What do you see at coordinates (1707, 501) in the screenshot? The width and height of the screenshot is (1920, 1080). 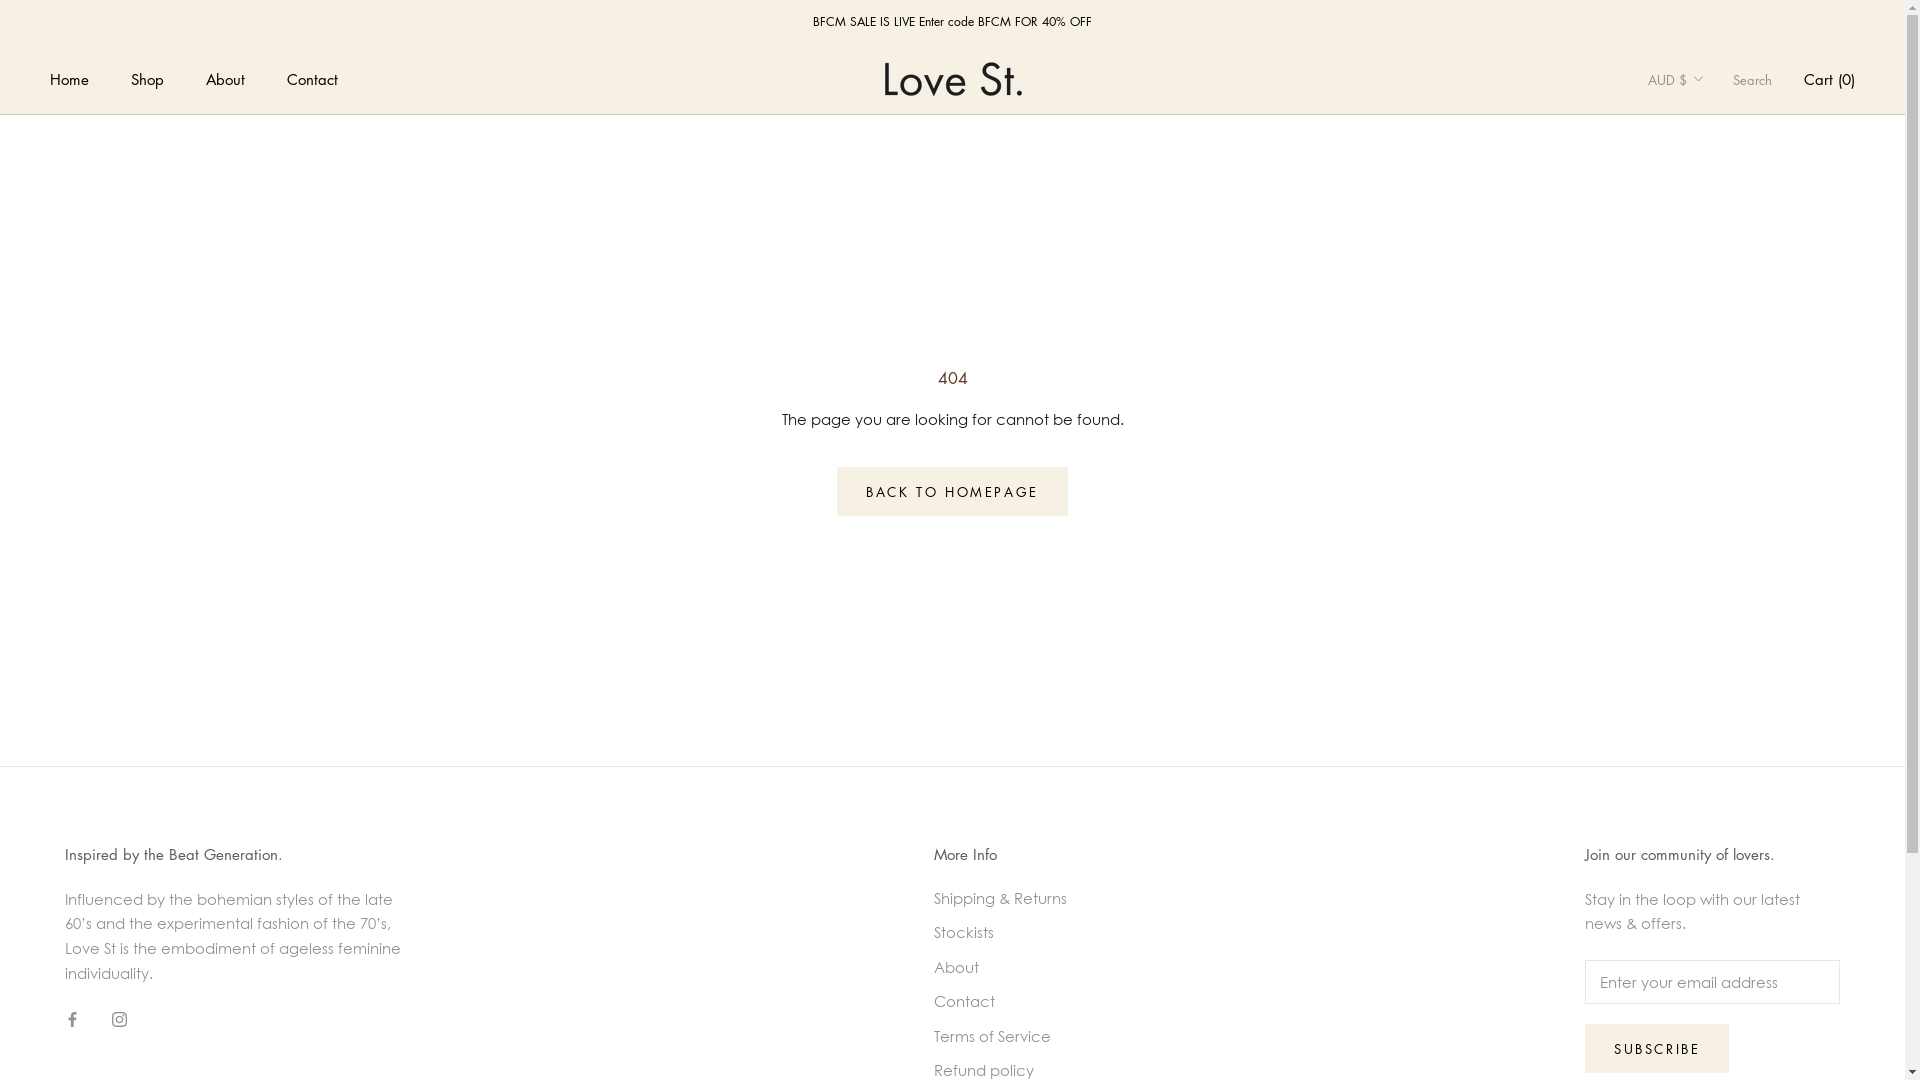 I see `'BIF'` at bounding box center [1707, 501].